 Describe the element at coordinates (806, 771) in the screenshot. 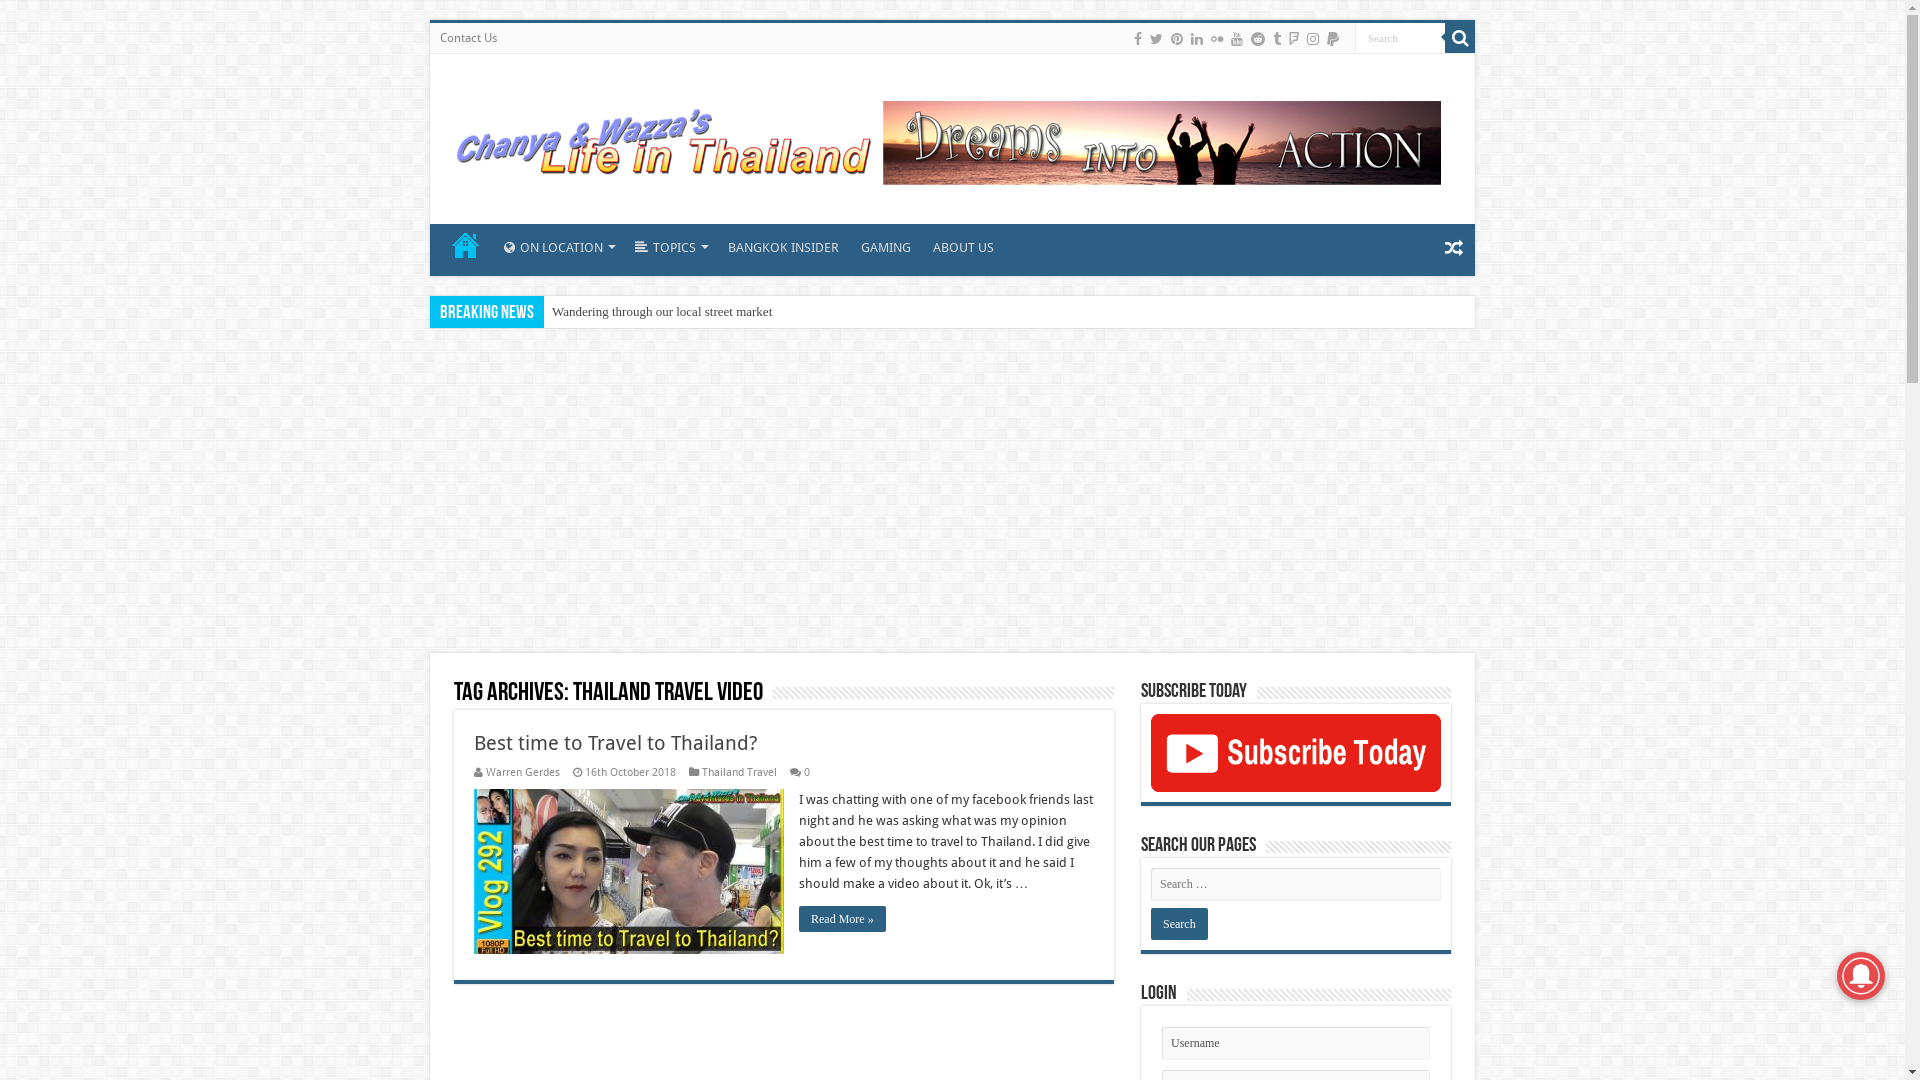

I see `'0'` at that location.